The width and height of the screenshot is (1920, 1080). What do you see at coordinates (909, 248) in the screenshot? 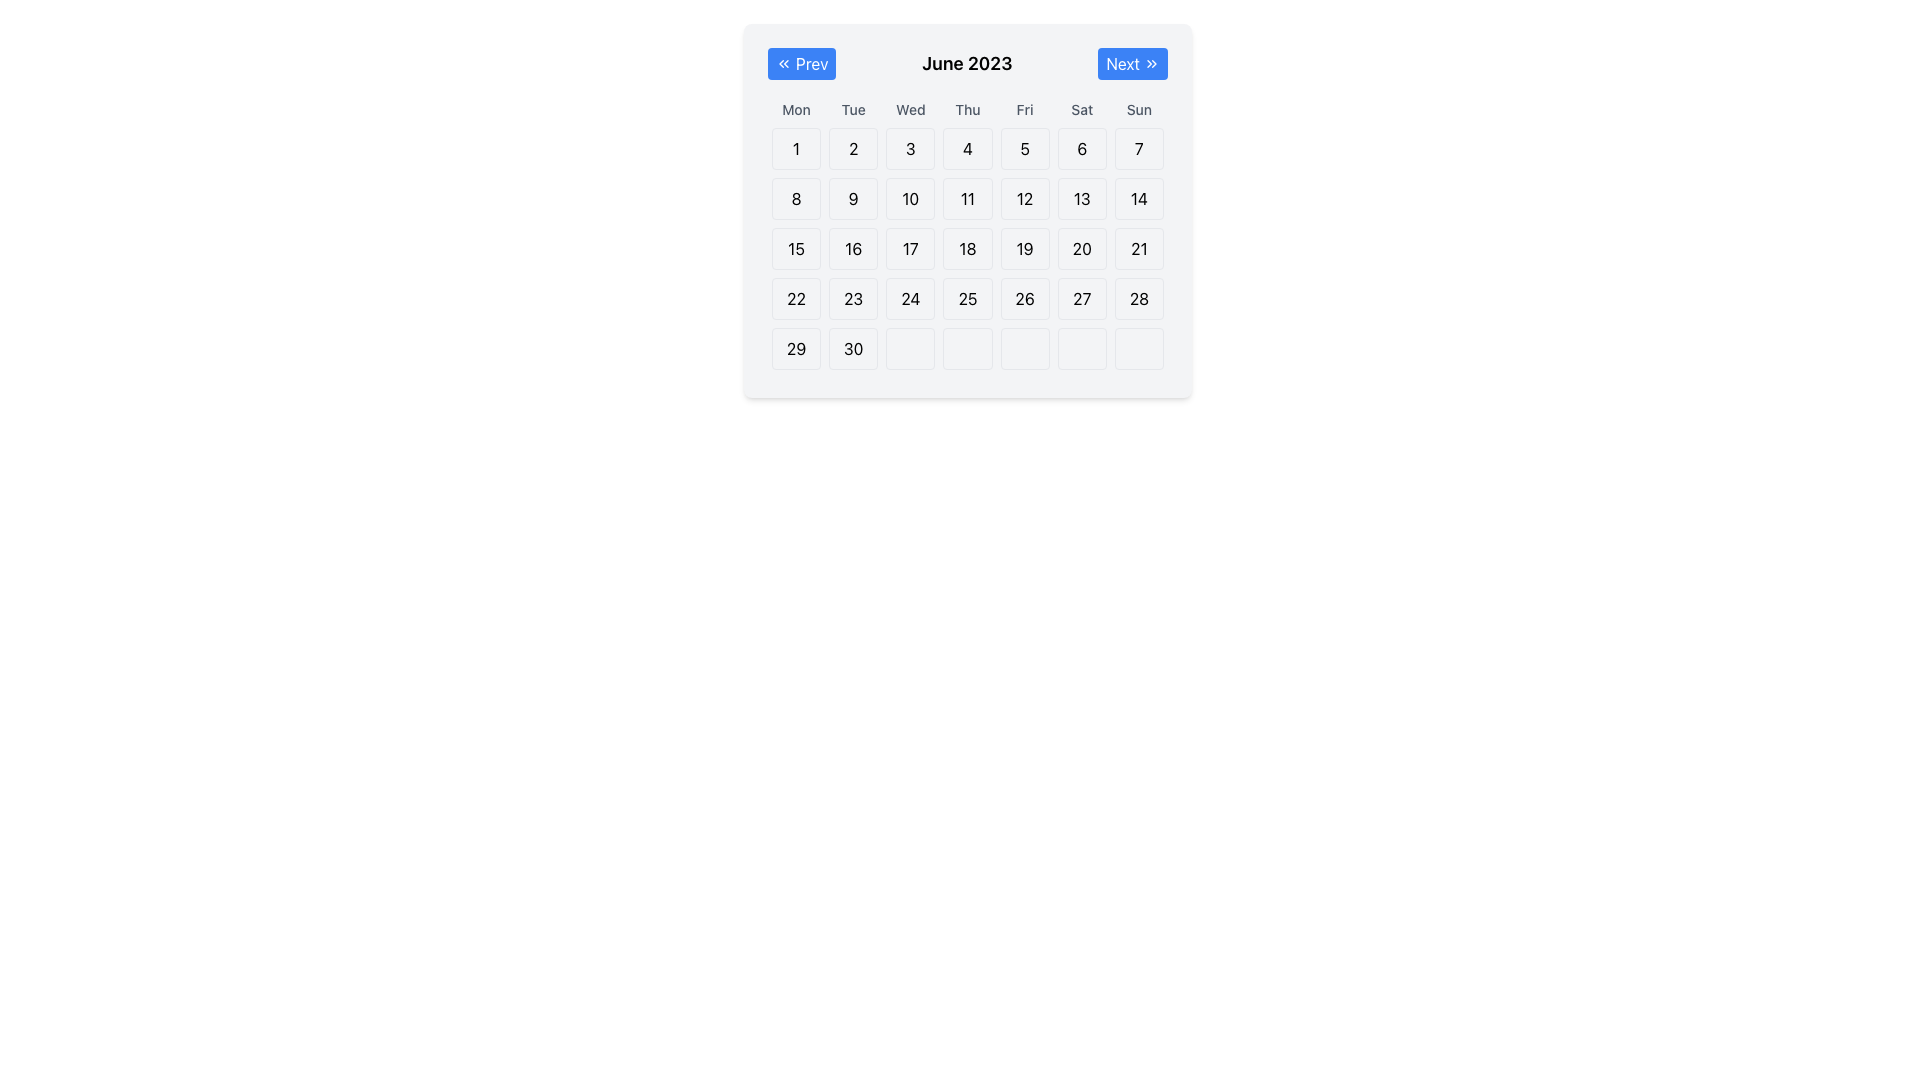
I see `the third button in the third row of the calendar grid` at bounding box center [909, 248].